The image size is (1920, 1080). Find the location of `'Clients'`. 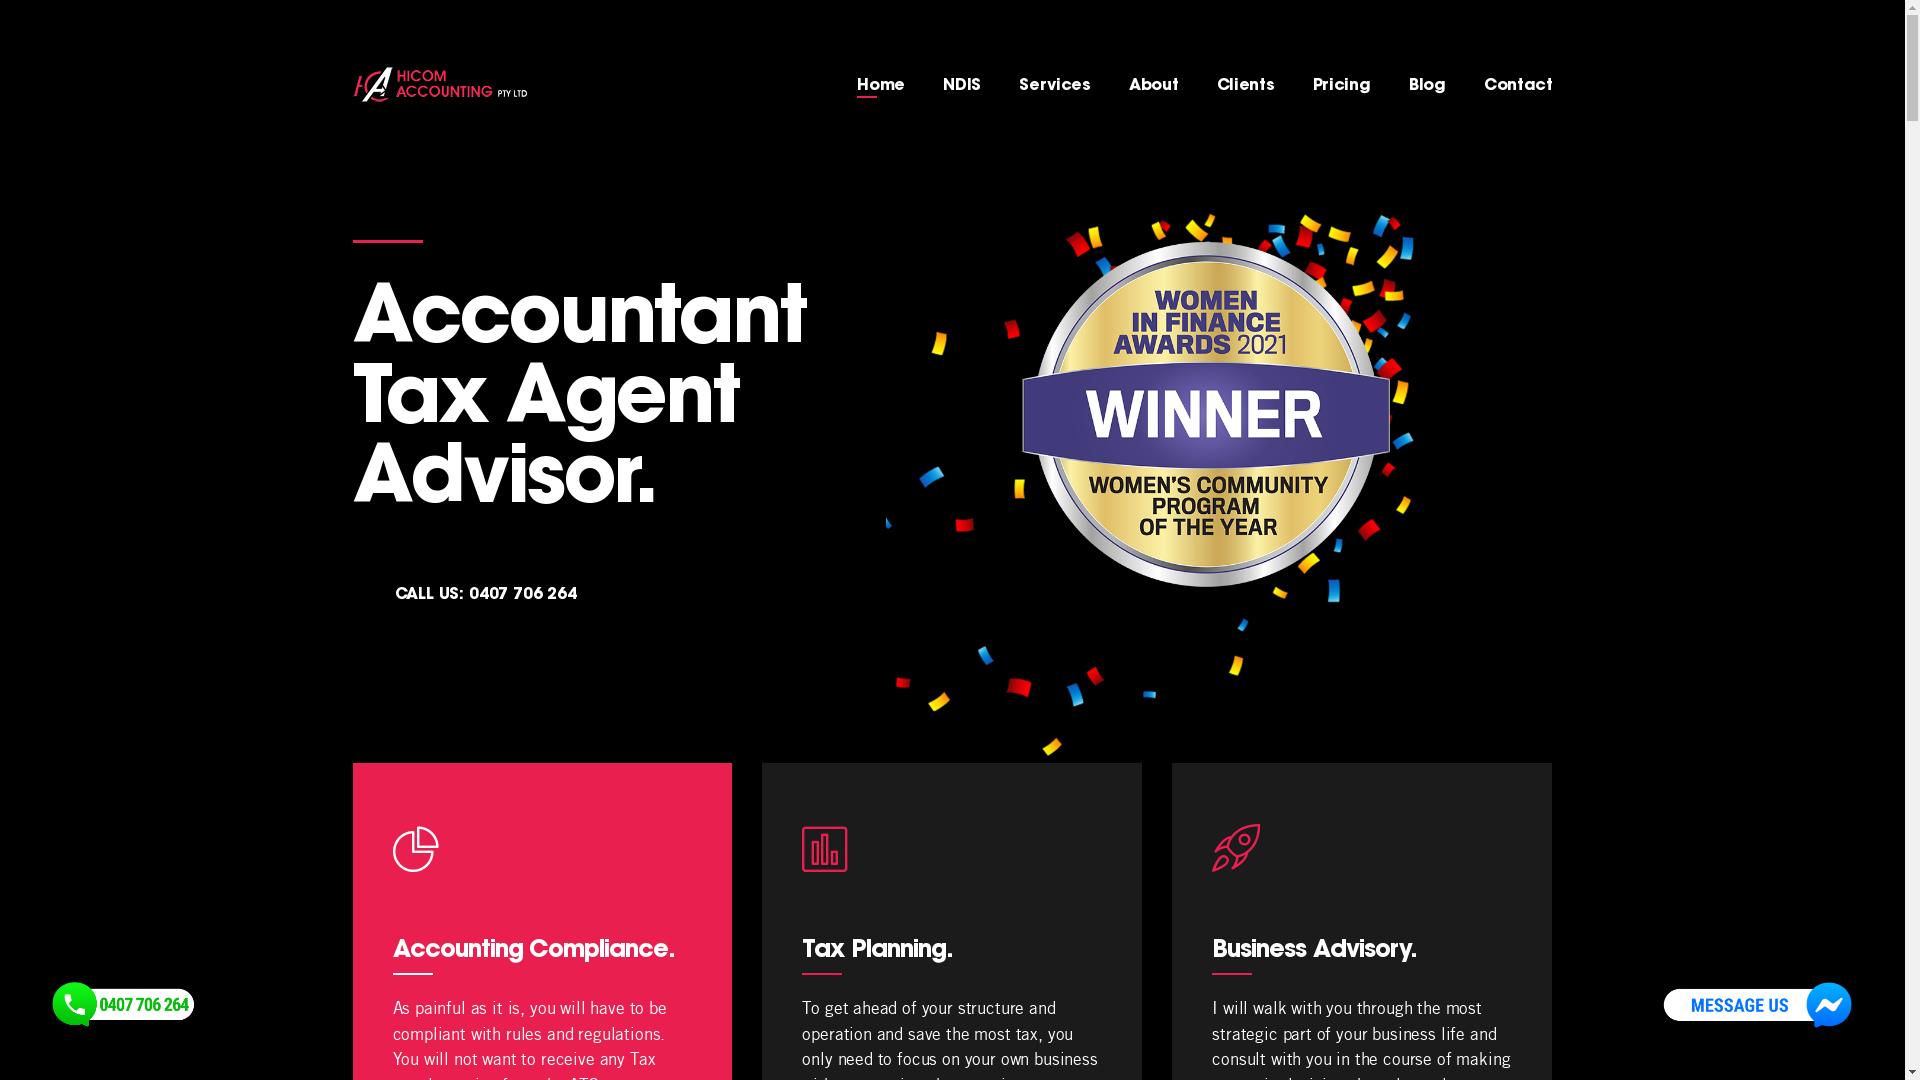

'Clients' is located at coordinates (1245, 84).